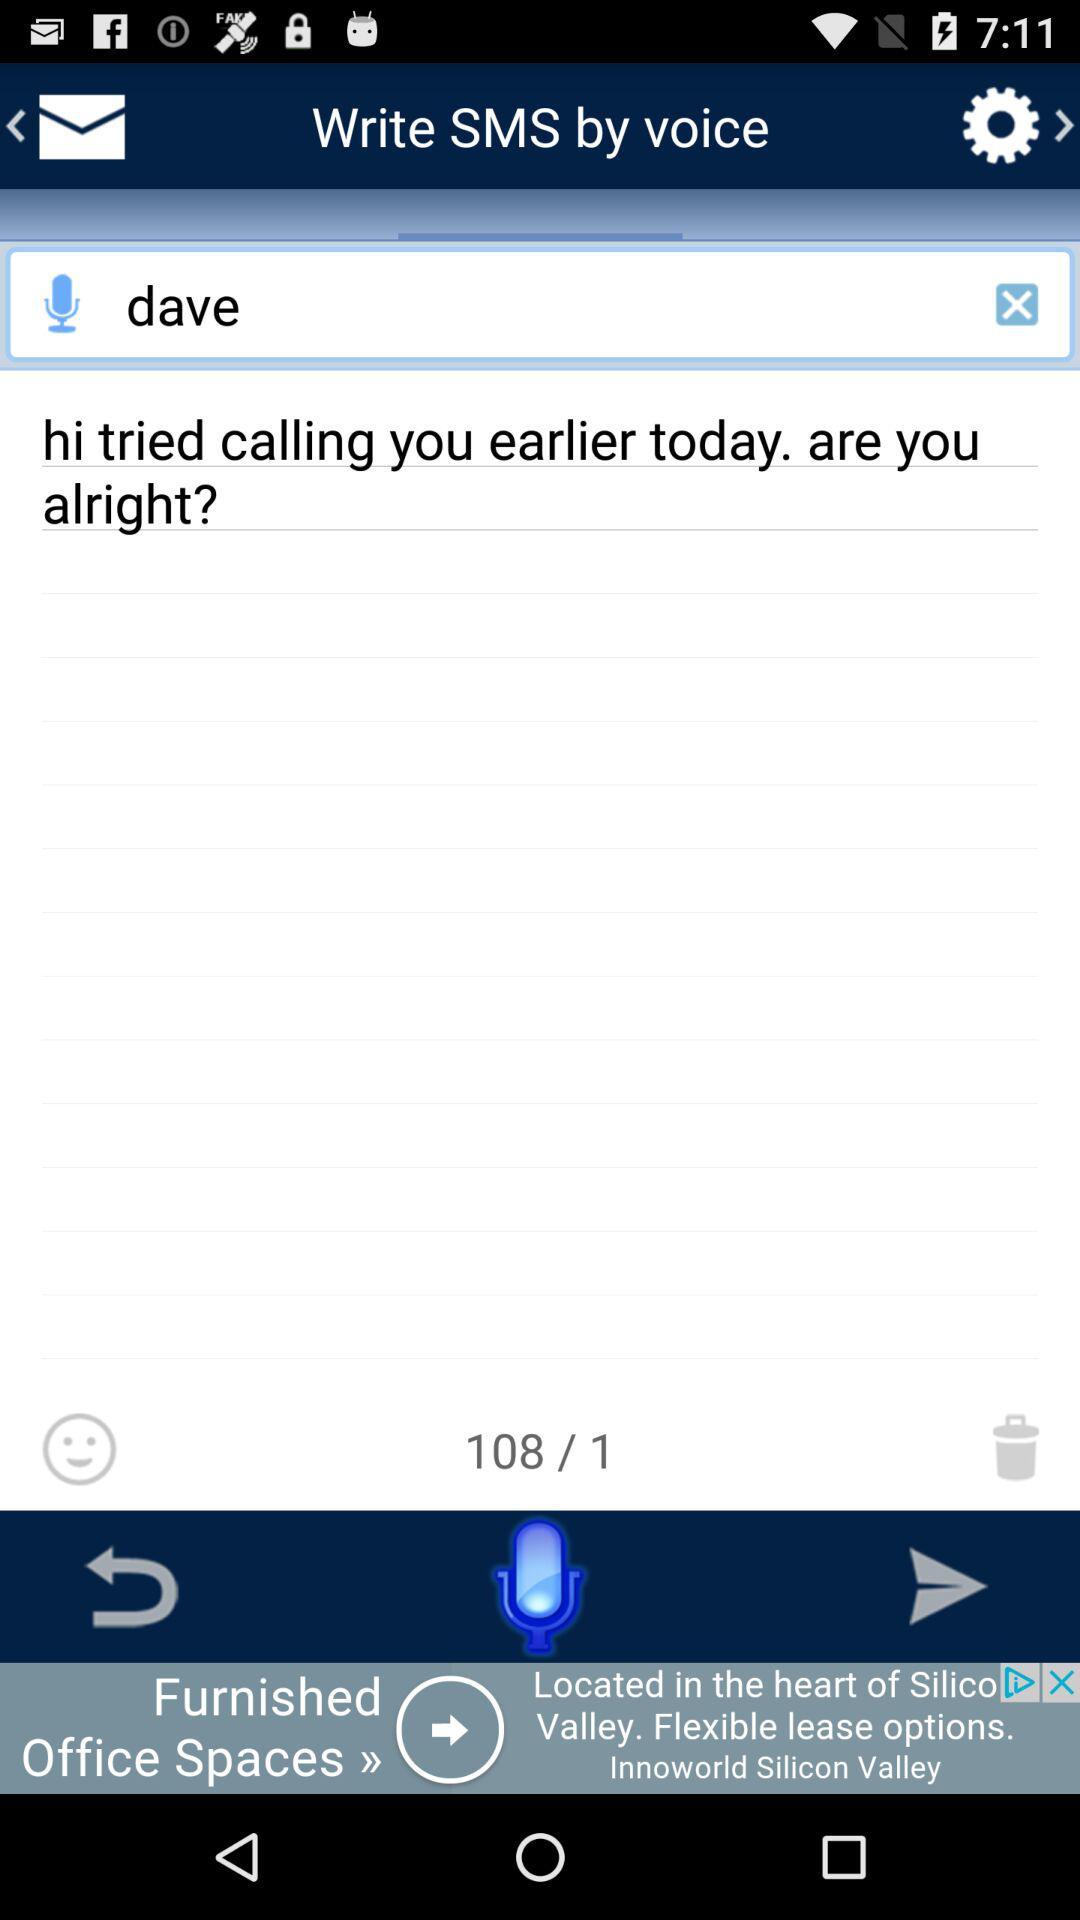  I want to click on exit, so click(1017, 303).